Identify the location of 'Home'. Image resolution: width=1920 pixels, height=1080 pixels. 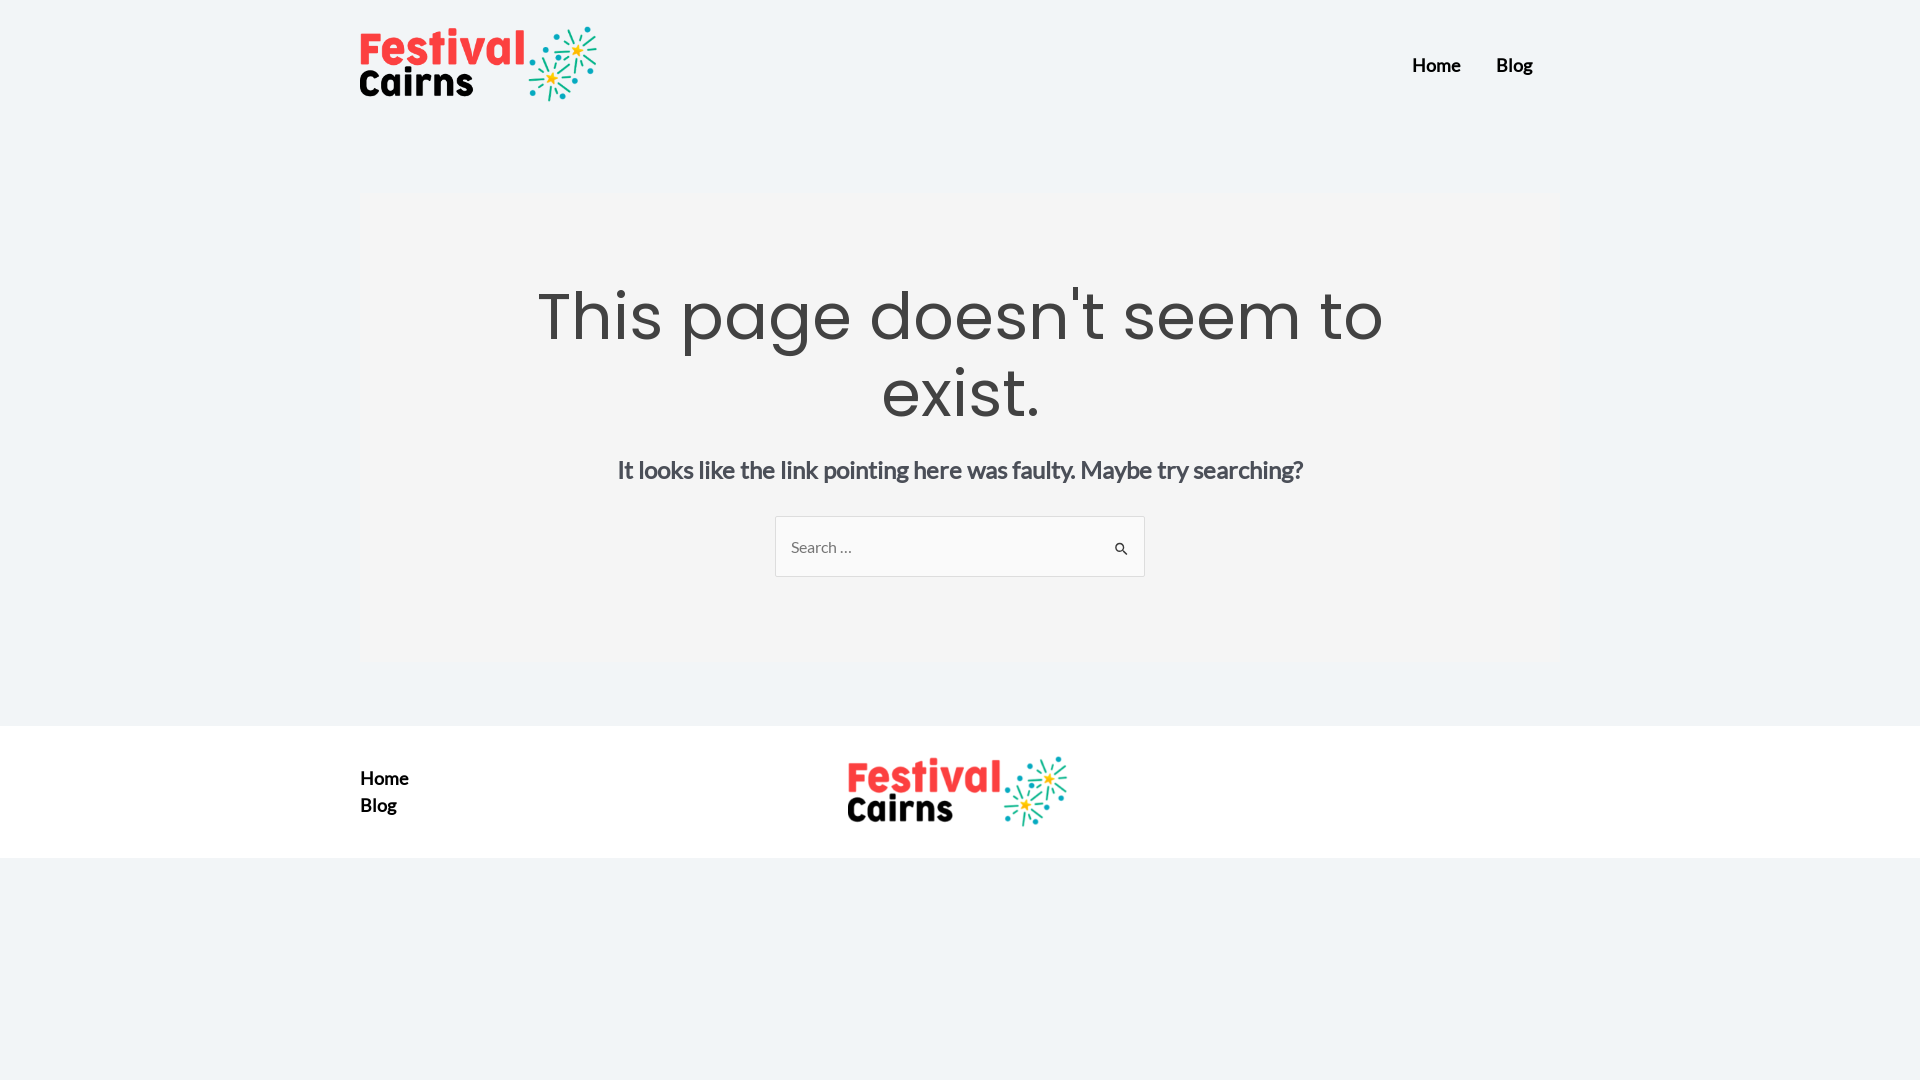
(1434, 64).